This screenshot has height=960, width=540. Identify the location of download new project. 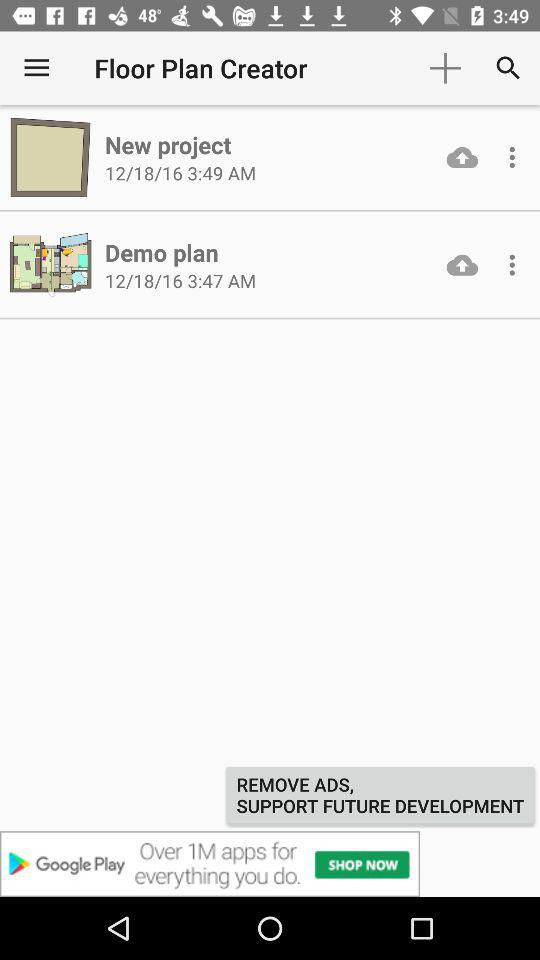
(462, 156).